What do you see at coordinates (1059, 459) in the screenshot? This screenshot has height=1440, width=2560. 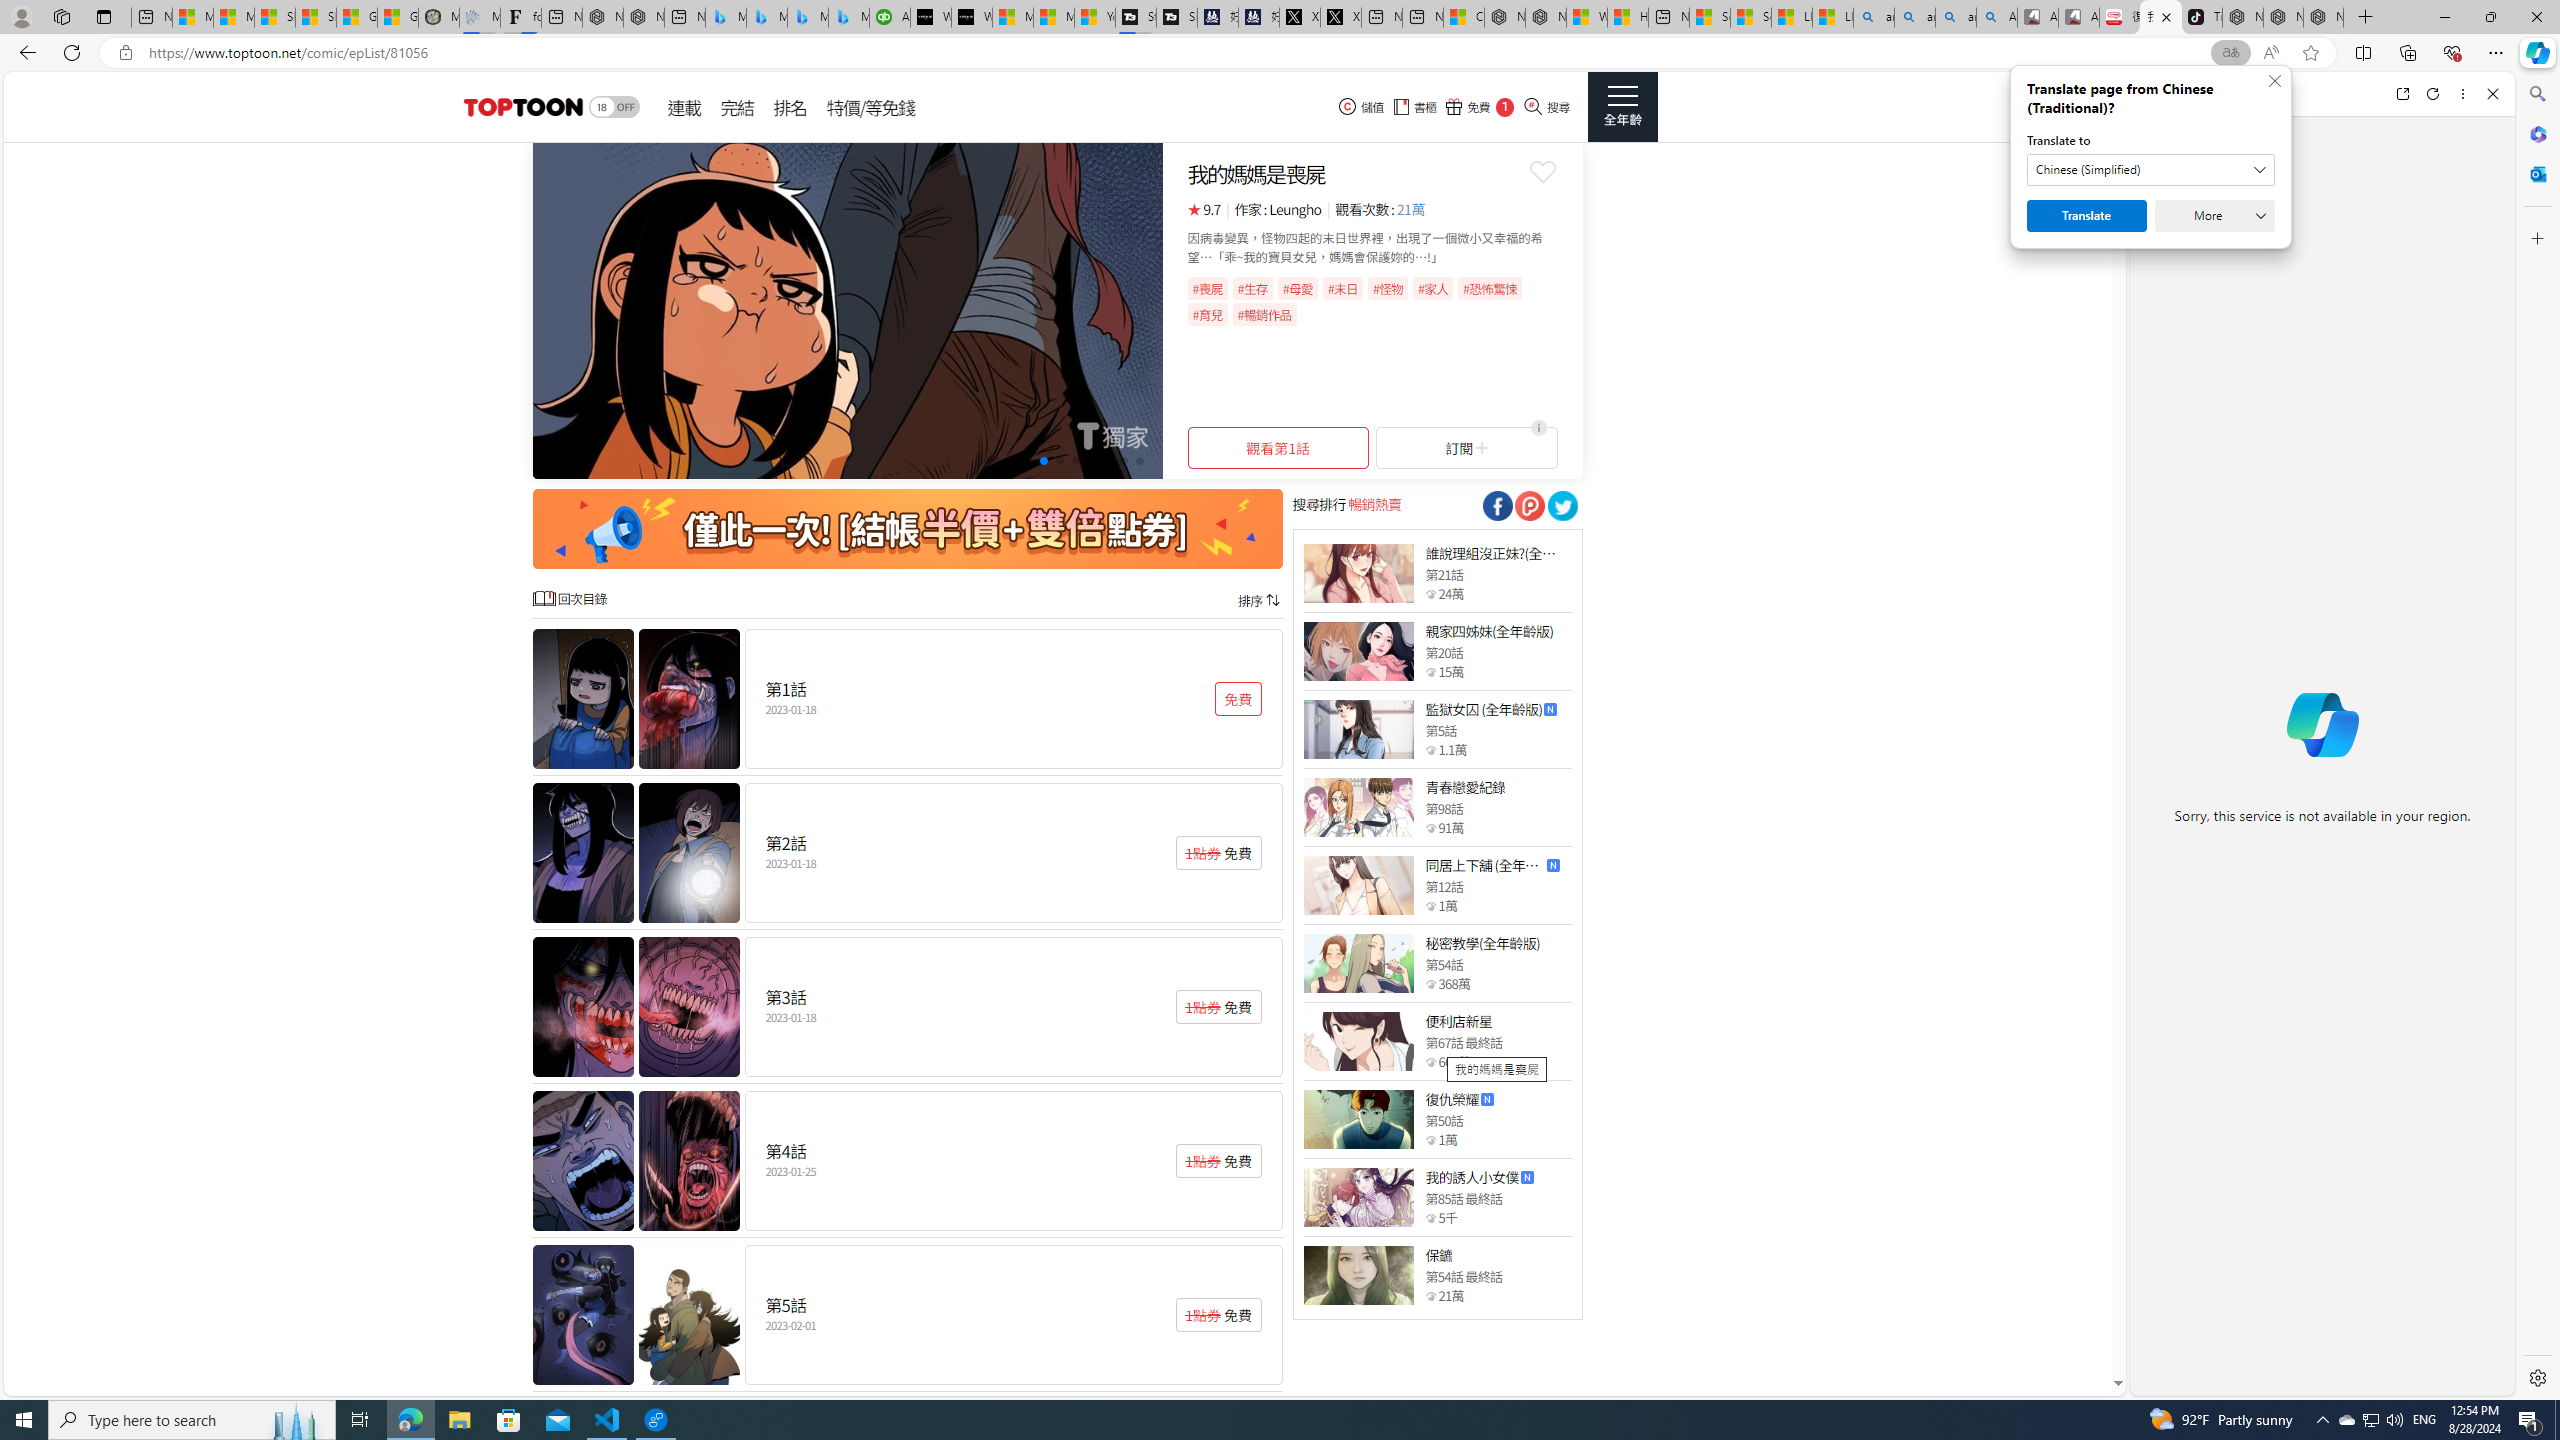 I see `'Go to slide 5'` at bounding box center [1059, 459].